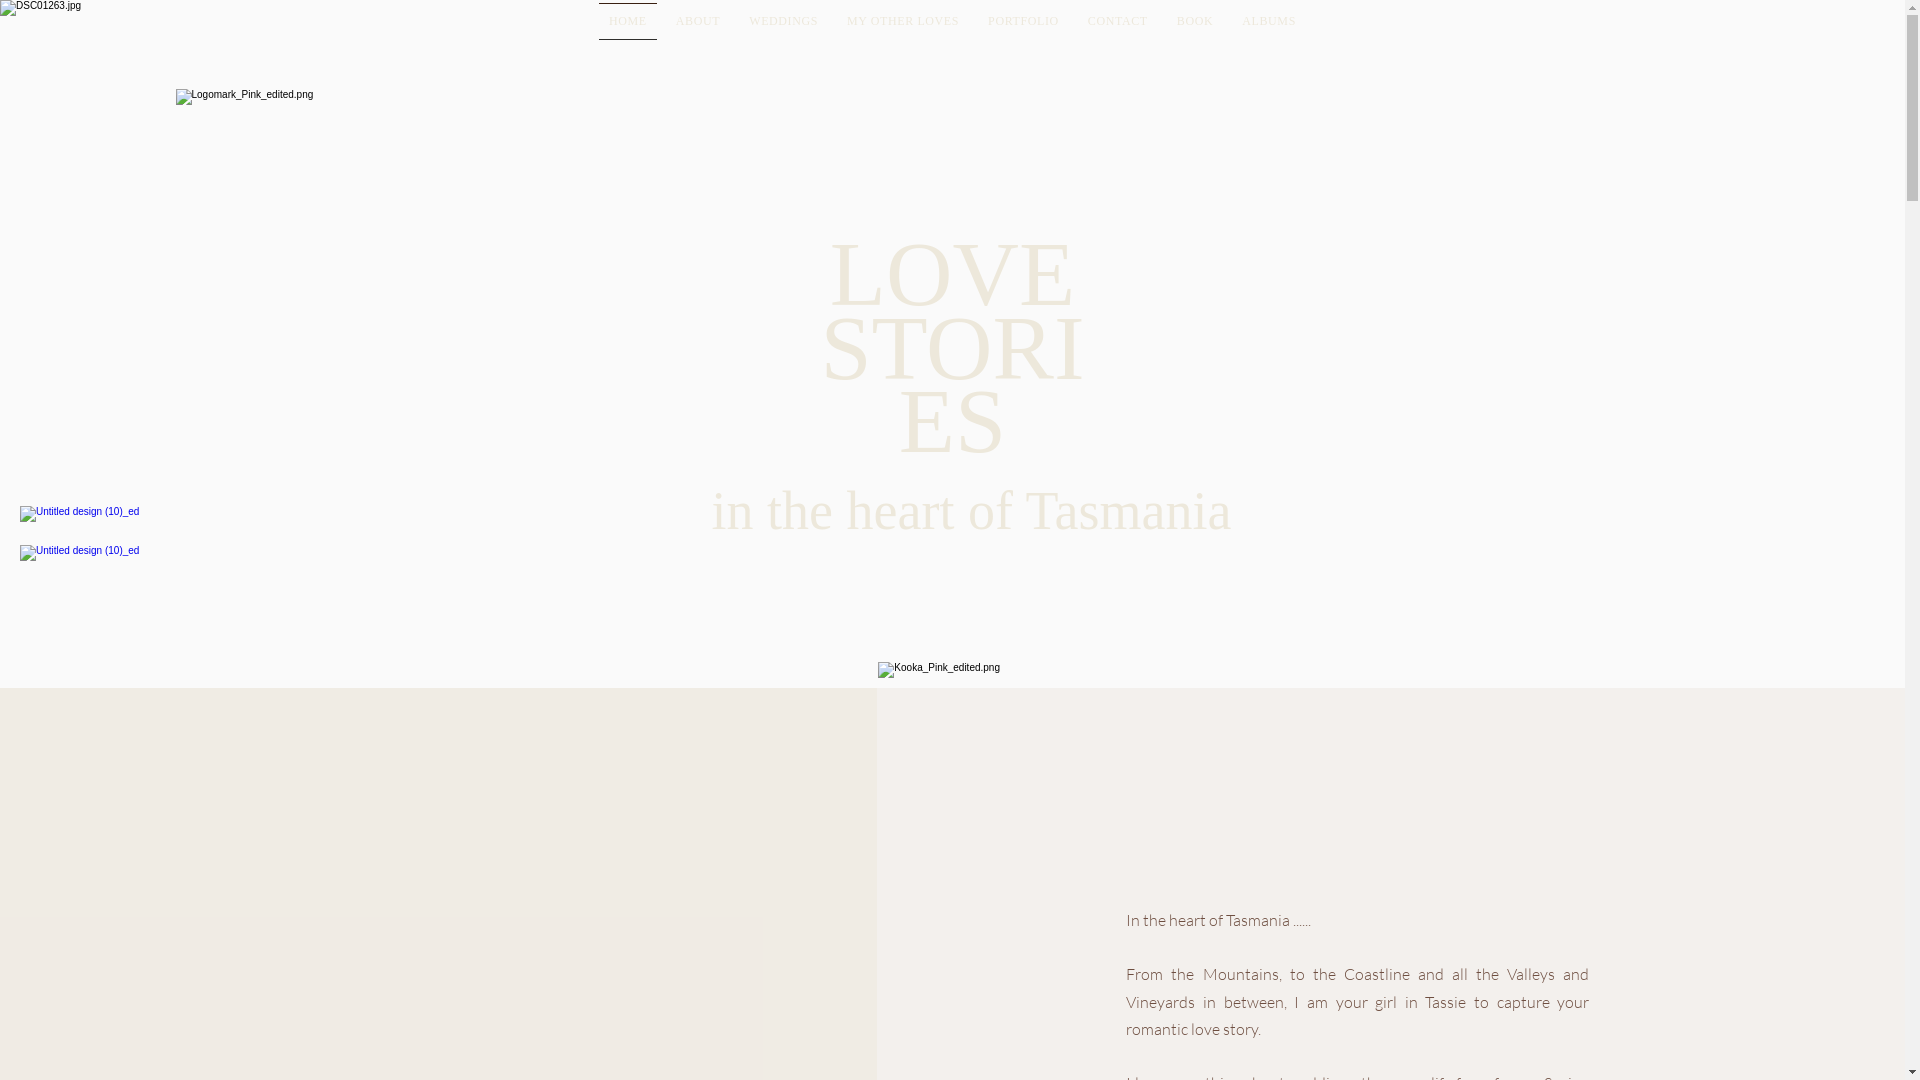 The image size is (1920, 1080). I want to click on 'ALBUMS', so click(1268, 21).